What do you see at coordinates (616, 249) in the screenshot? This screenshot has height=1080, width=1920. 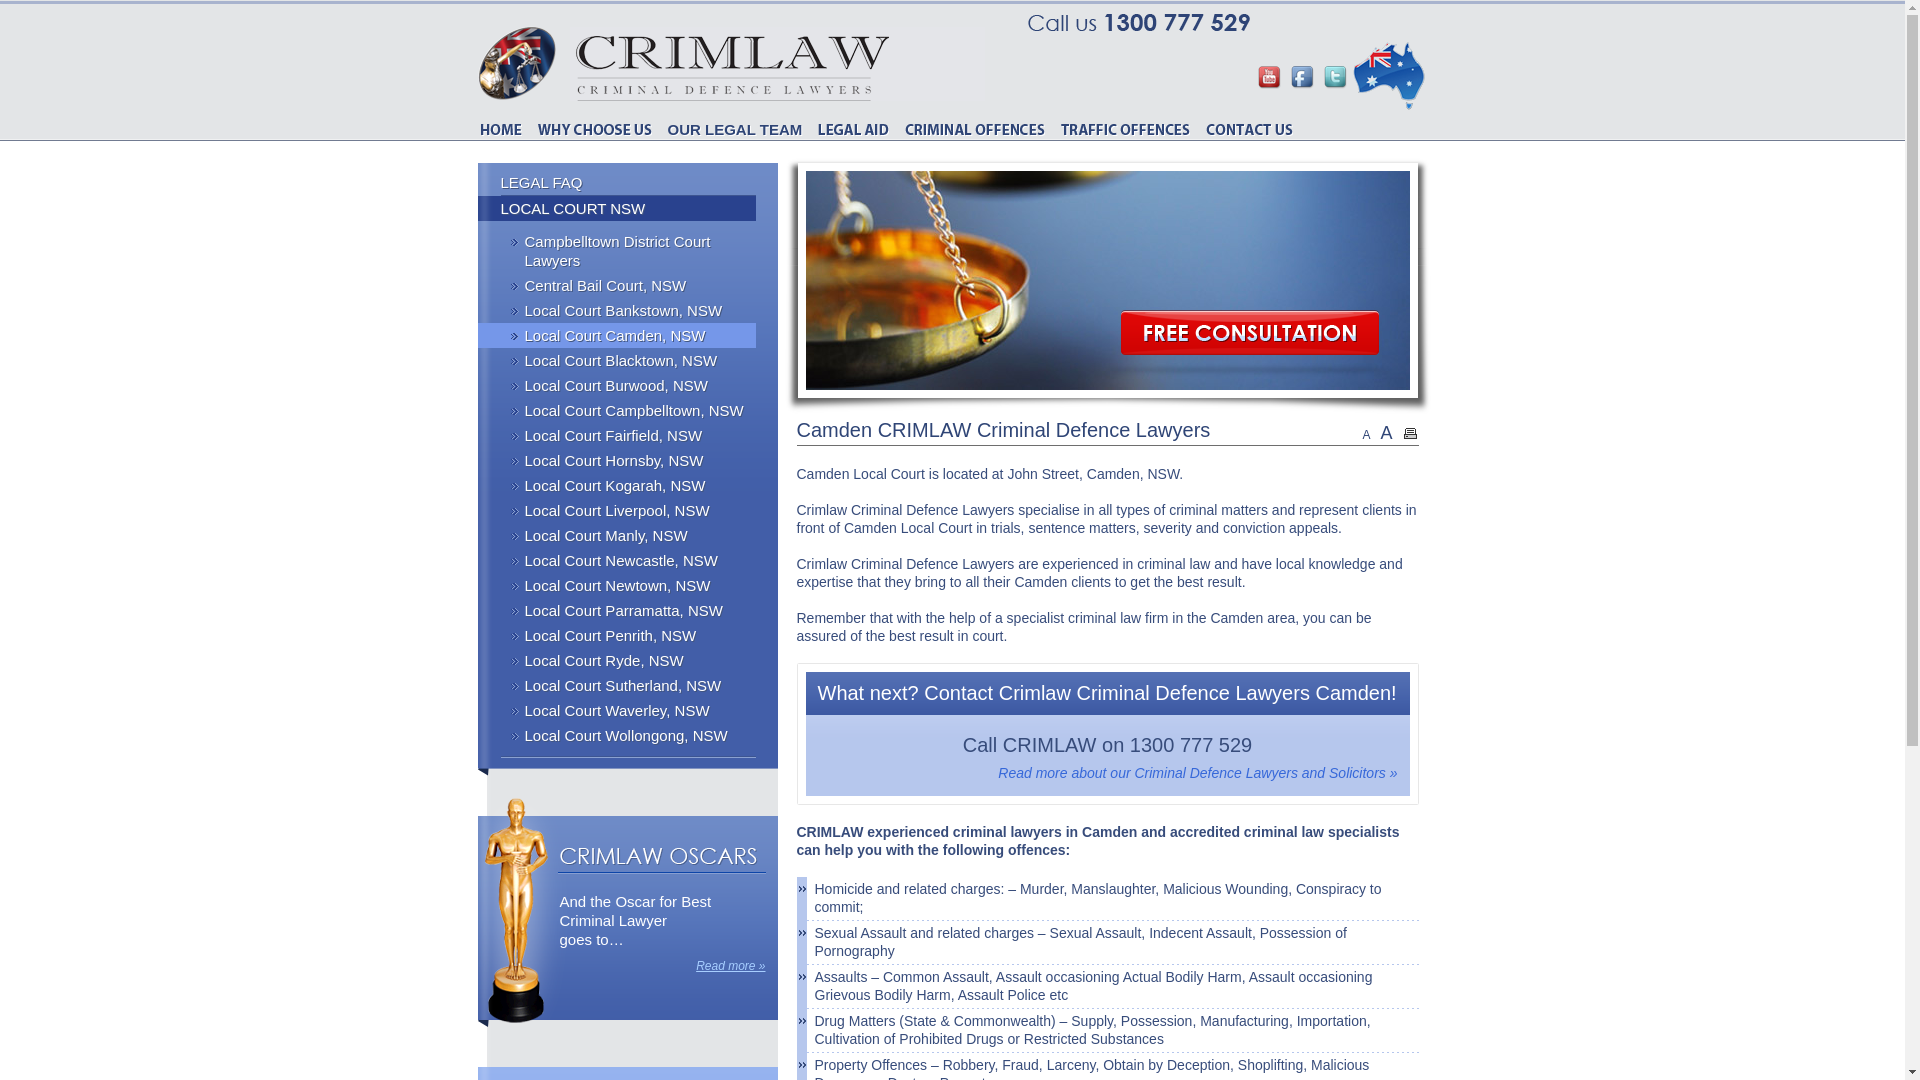 I see `'Campbelltown District Court Lawyers'` at bounding box center [616, 249].